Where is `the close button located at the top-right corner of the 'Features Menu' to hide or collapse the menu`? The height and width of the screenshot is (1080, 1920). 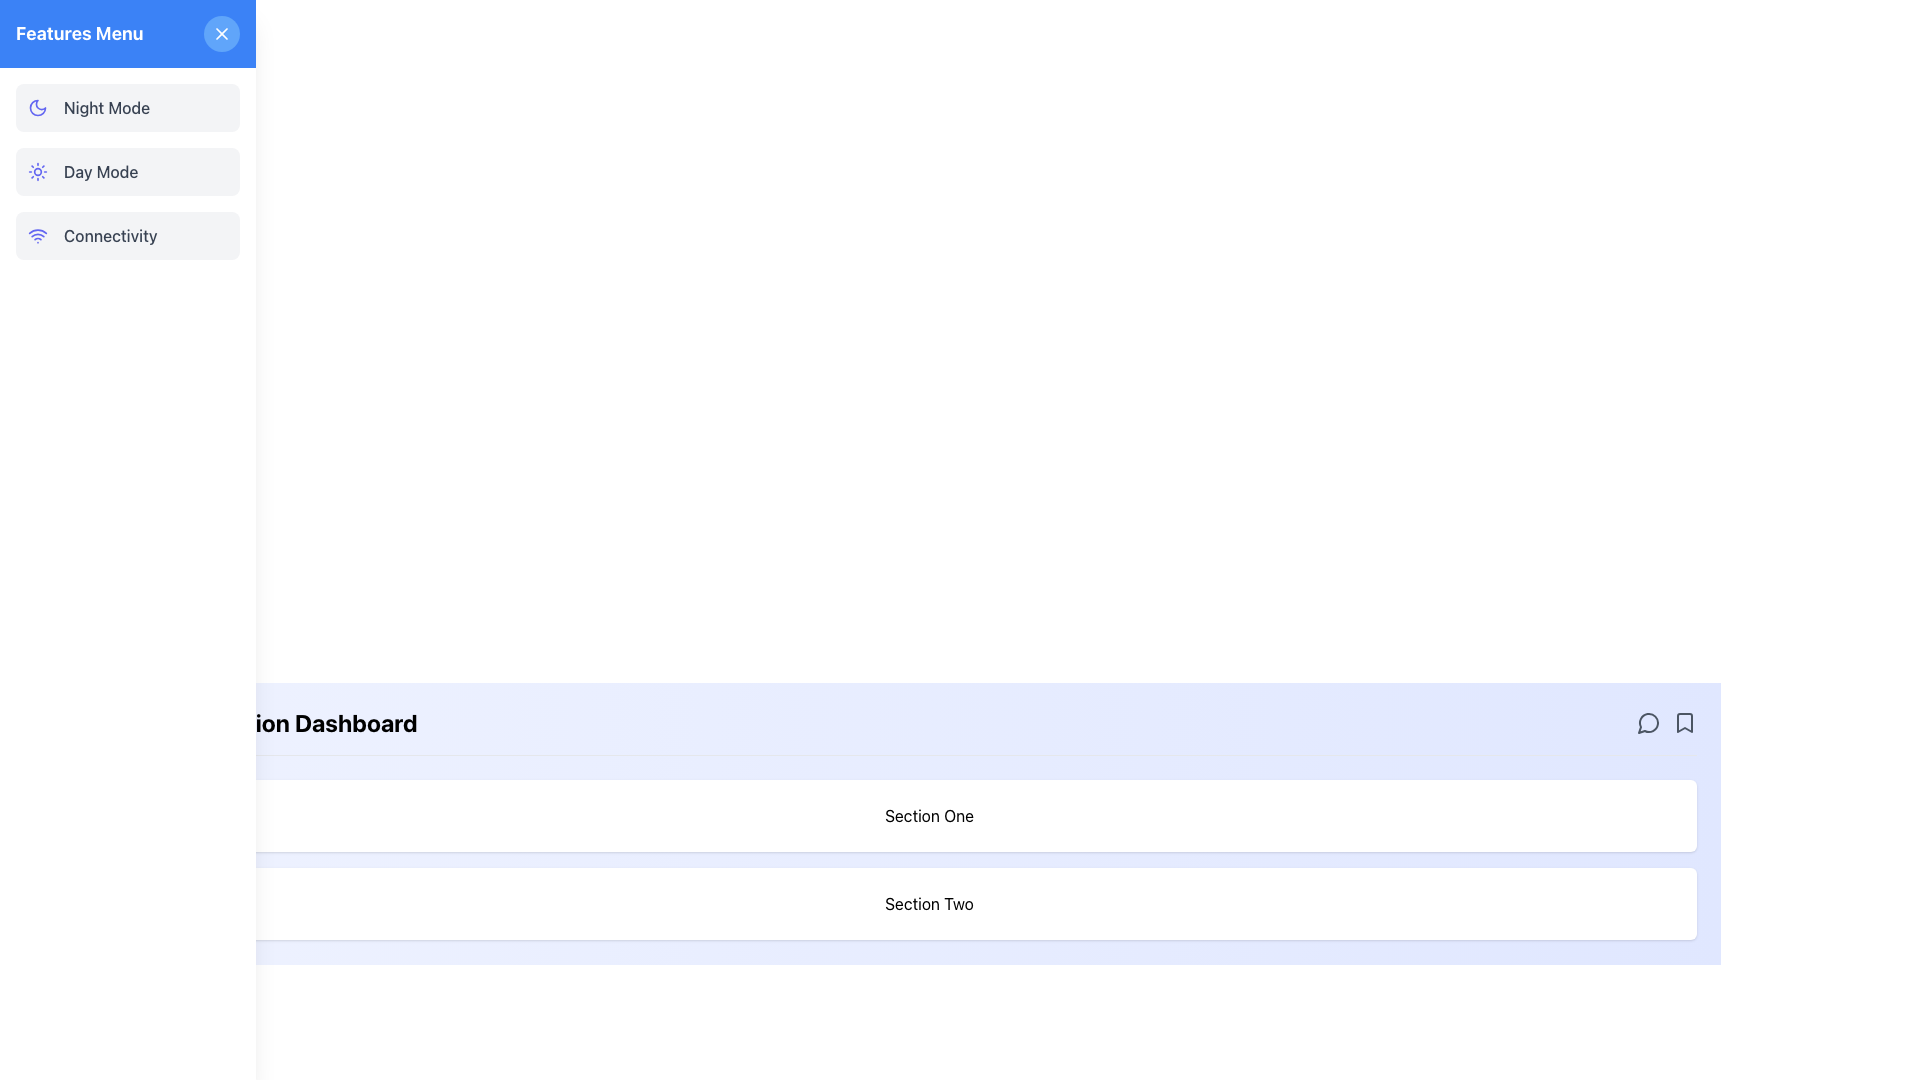
the close button located at the top-right corner of the 'Features Menu' to hide or collapse the menu is located at coordinates (221, 34).